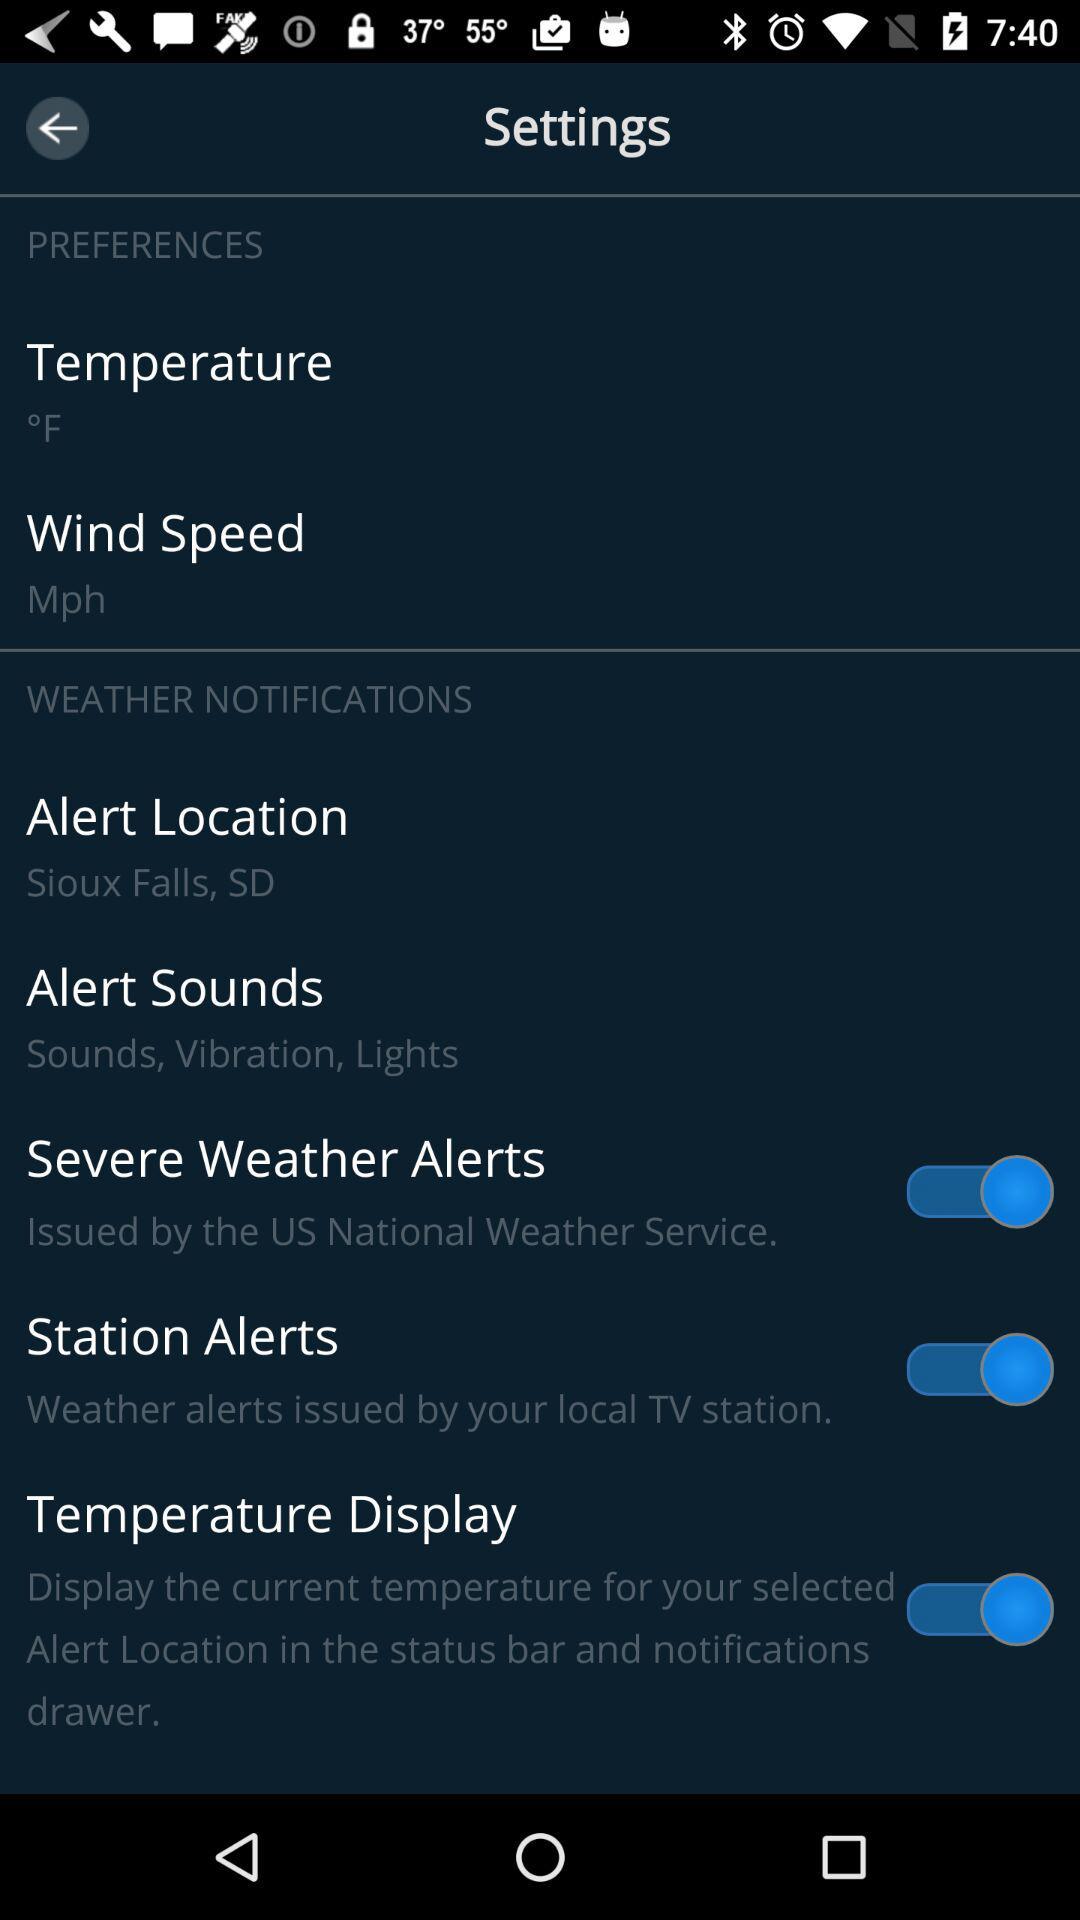  Describe the element at coordinates (540, 1764) in the screenshot. I see `the lock screen weather icon` at that location.